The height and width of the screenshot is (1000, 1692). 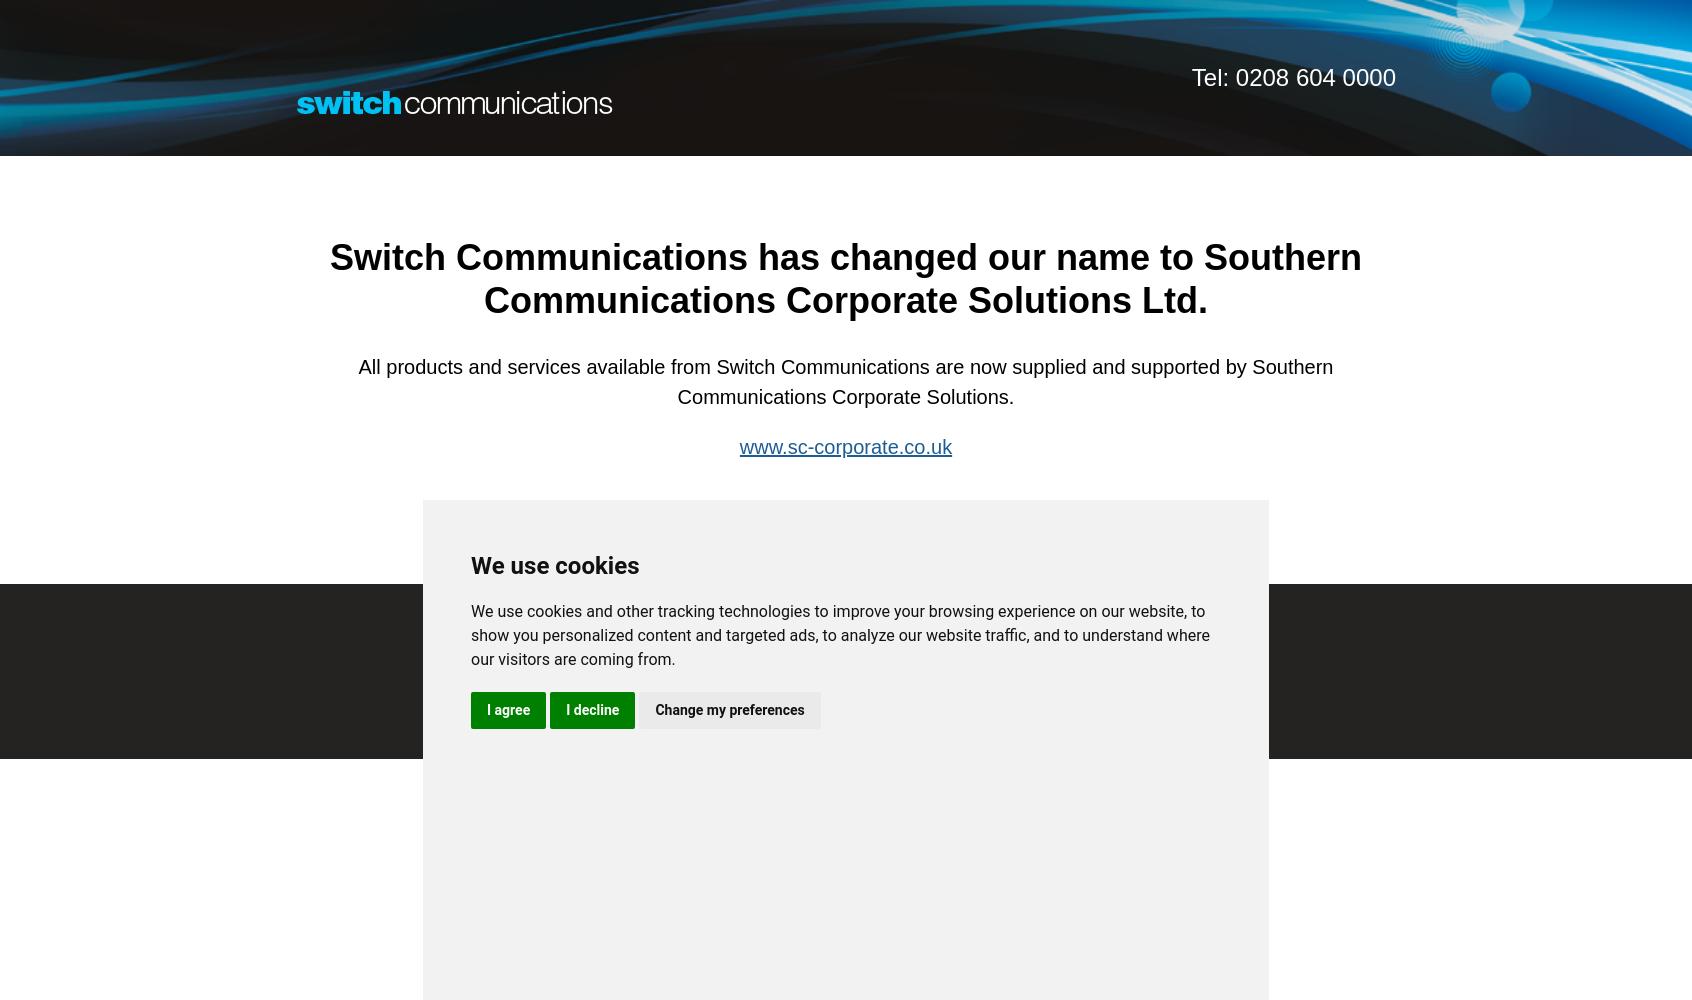 What do you see at coordinates (845, 794) in the screenshot?
I see `'Update cookies preferences'` at bounding box center [845, 794].